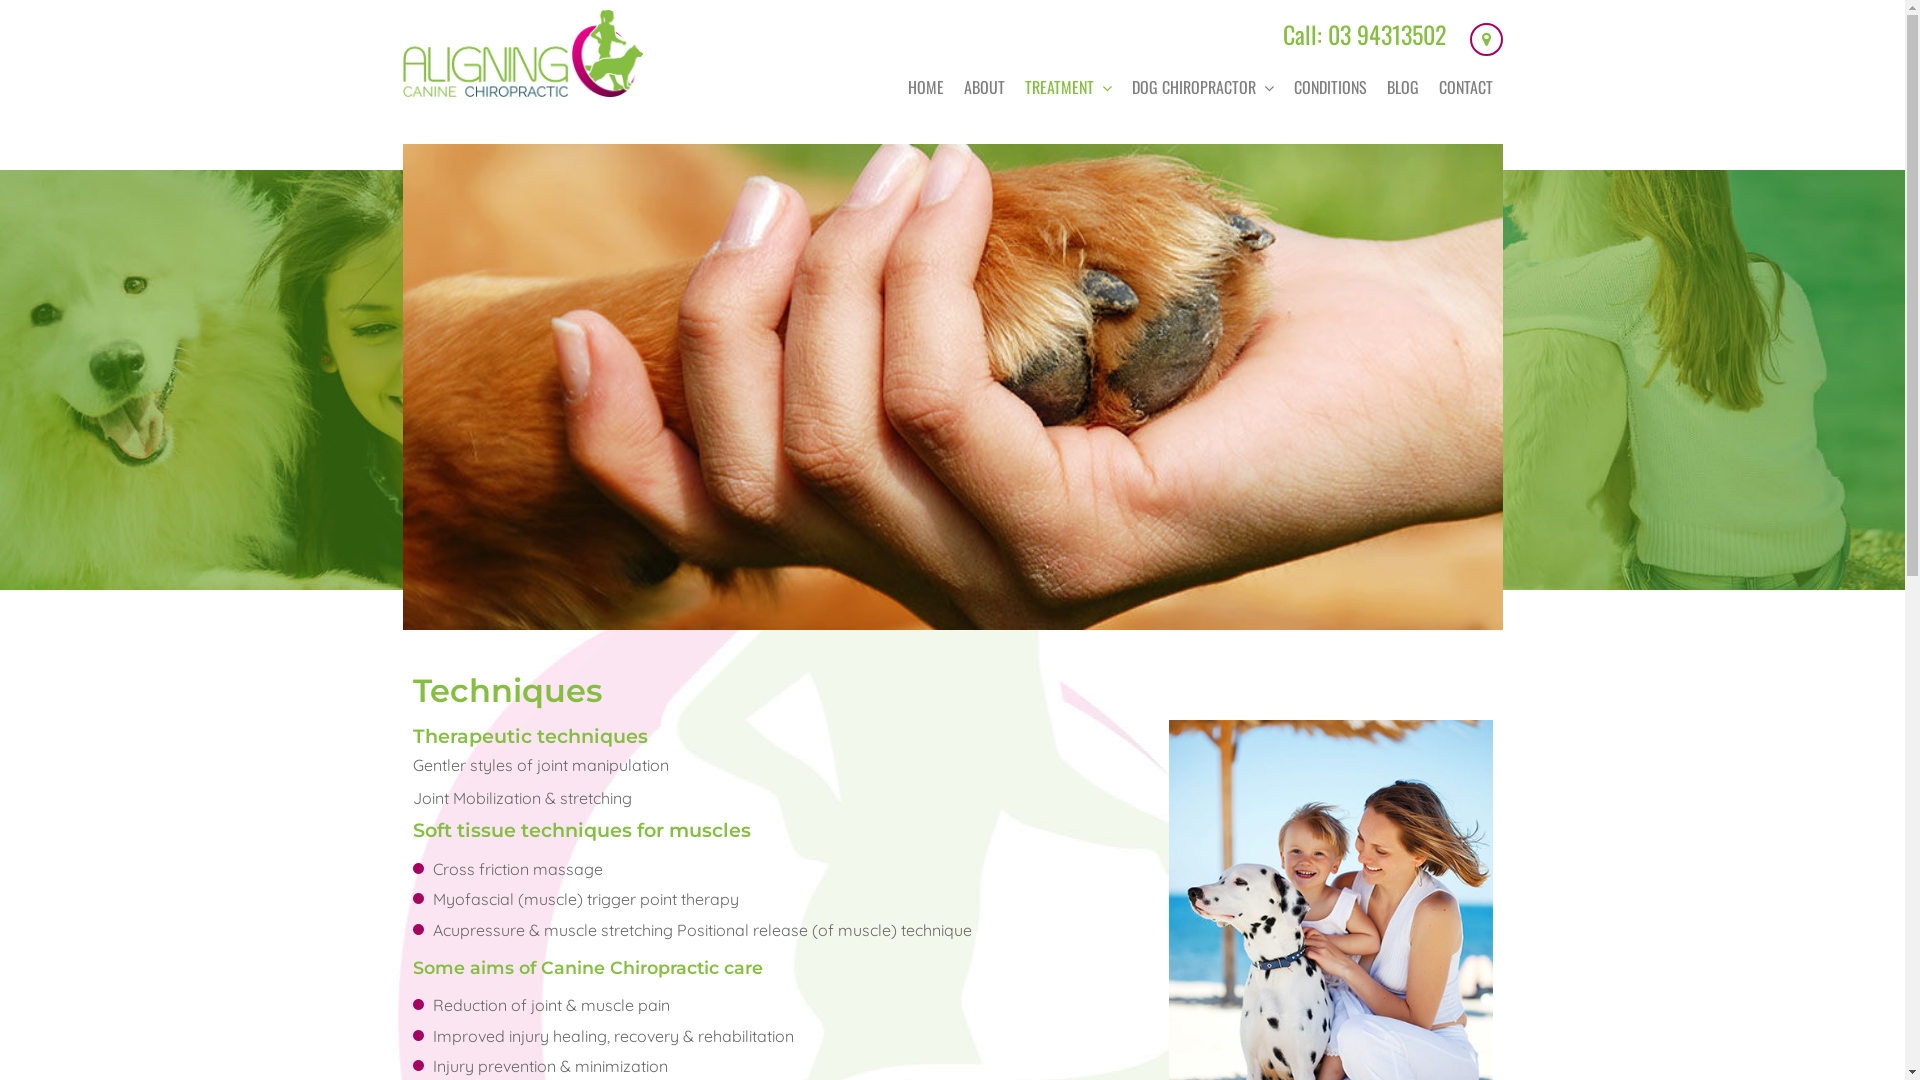 The image size is (1920, 1080). What do you see at coordinates (1202, 86) in the screenshot?
I see `'DOG CHIROPRACTOR'` at bounding box center [1202, 86].